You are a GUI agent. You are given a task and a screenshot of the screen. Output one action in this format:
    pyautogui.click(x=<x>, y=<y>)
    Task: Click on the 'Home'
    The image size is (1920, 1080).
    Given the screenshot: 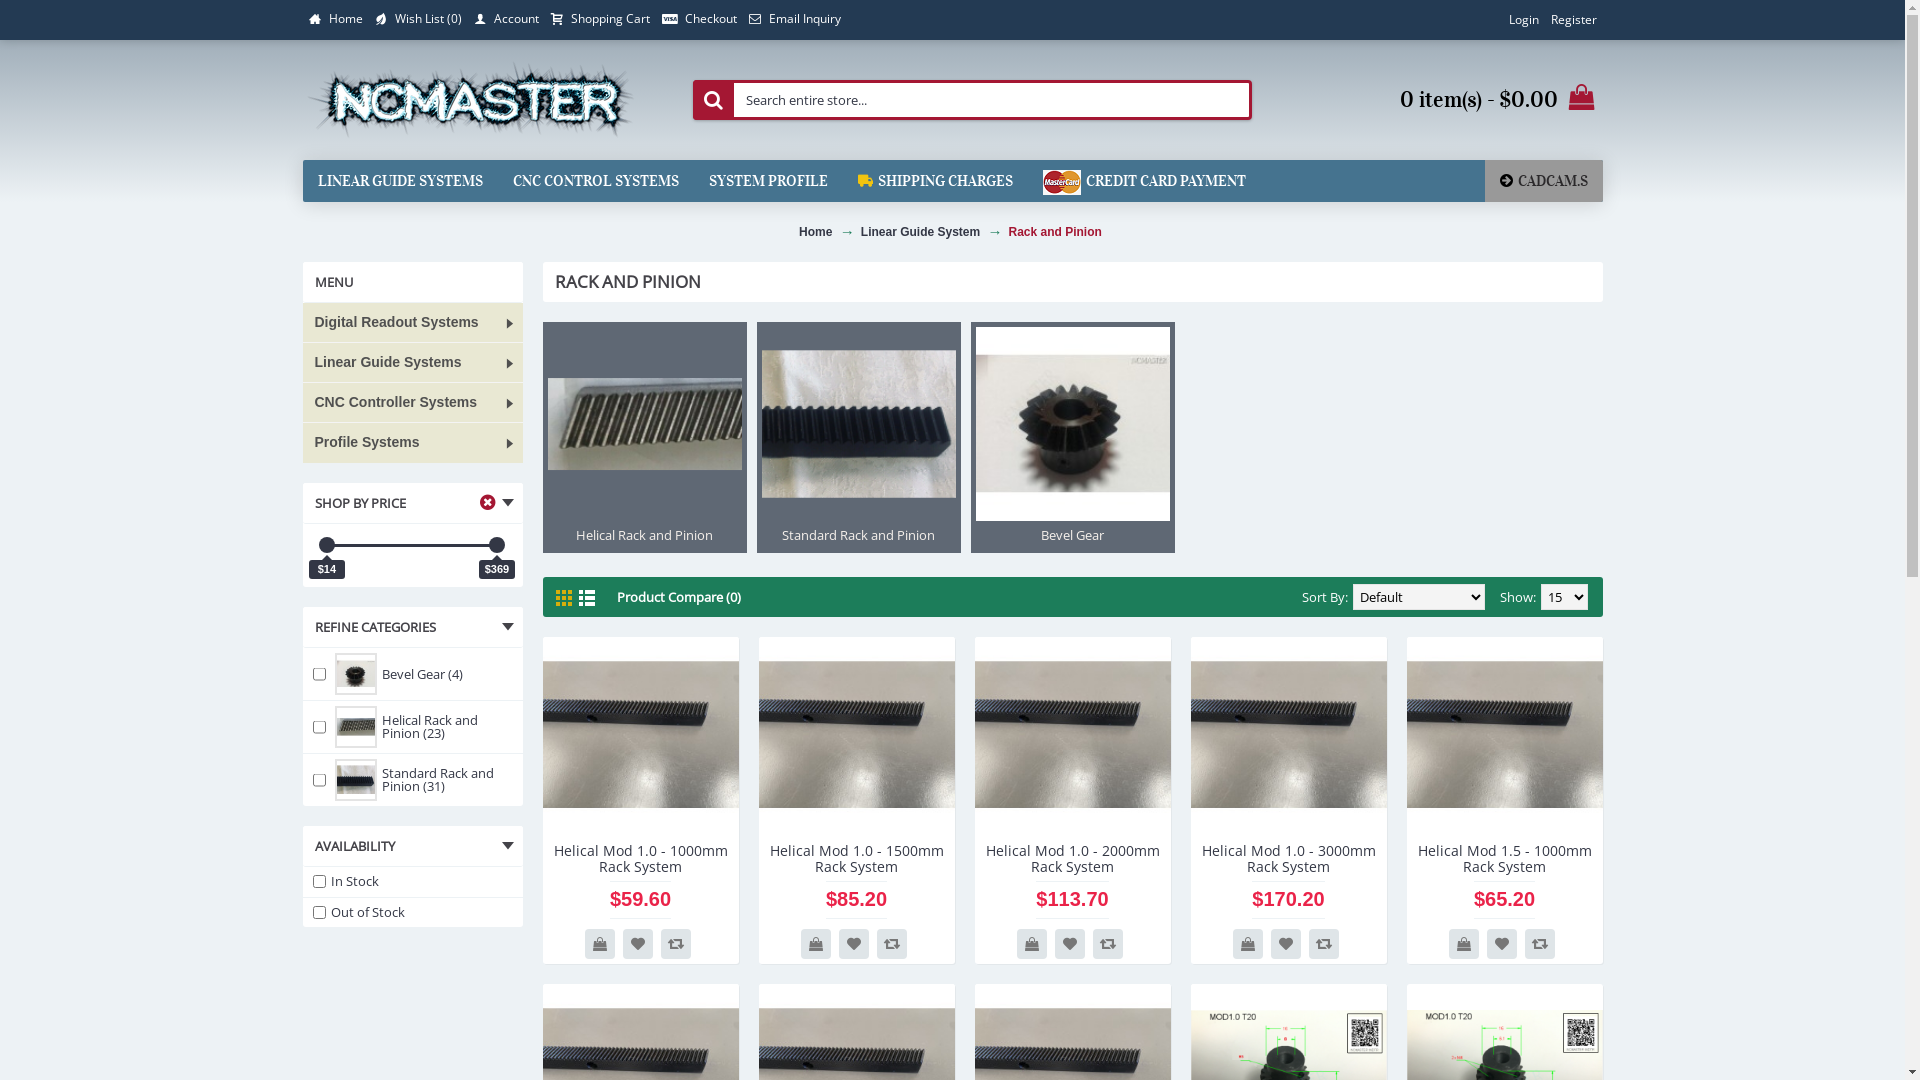 What is the action you would take?
    pyautogui.click(x=301, y=19)
    